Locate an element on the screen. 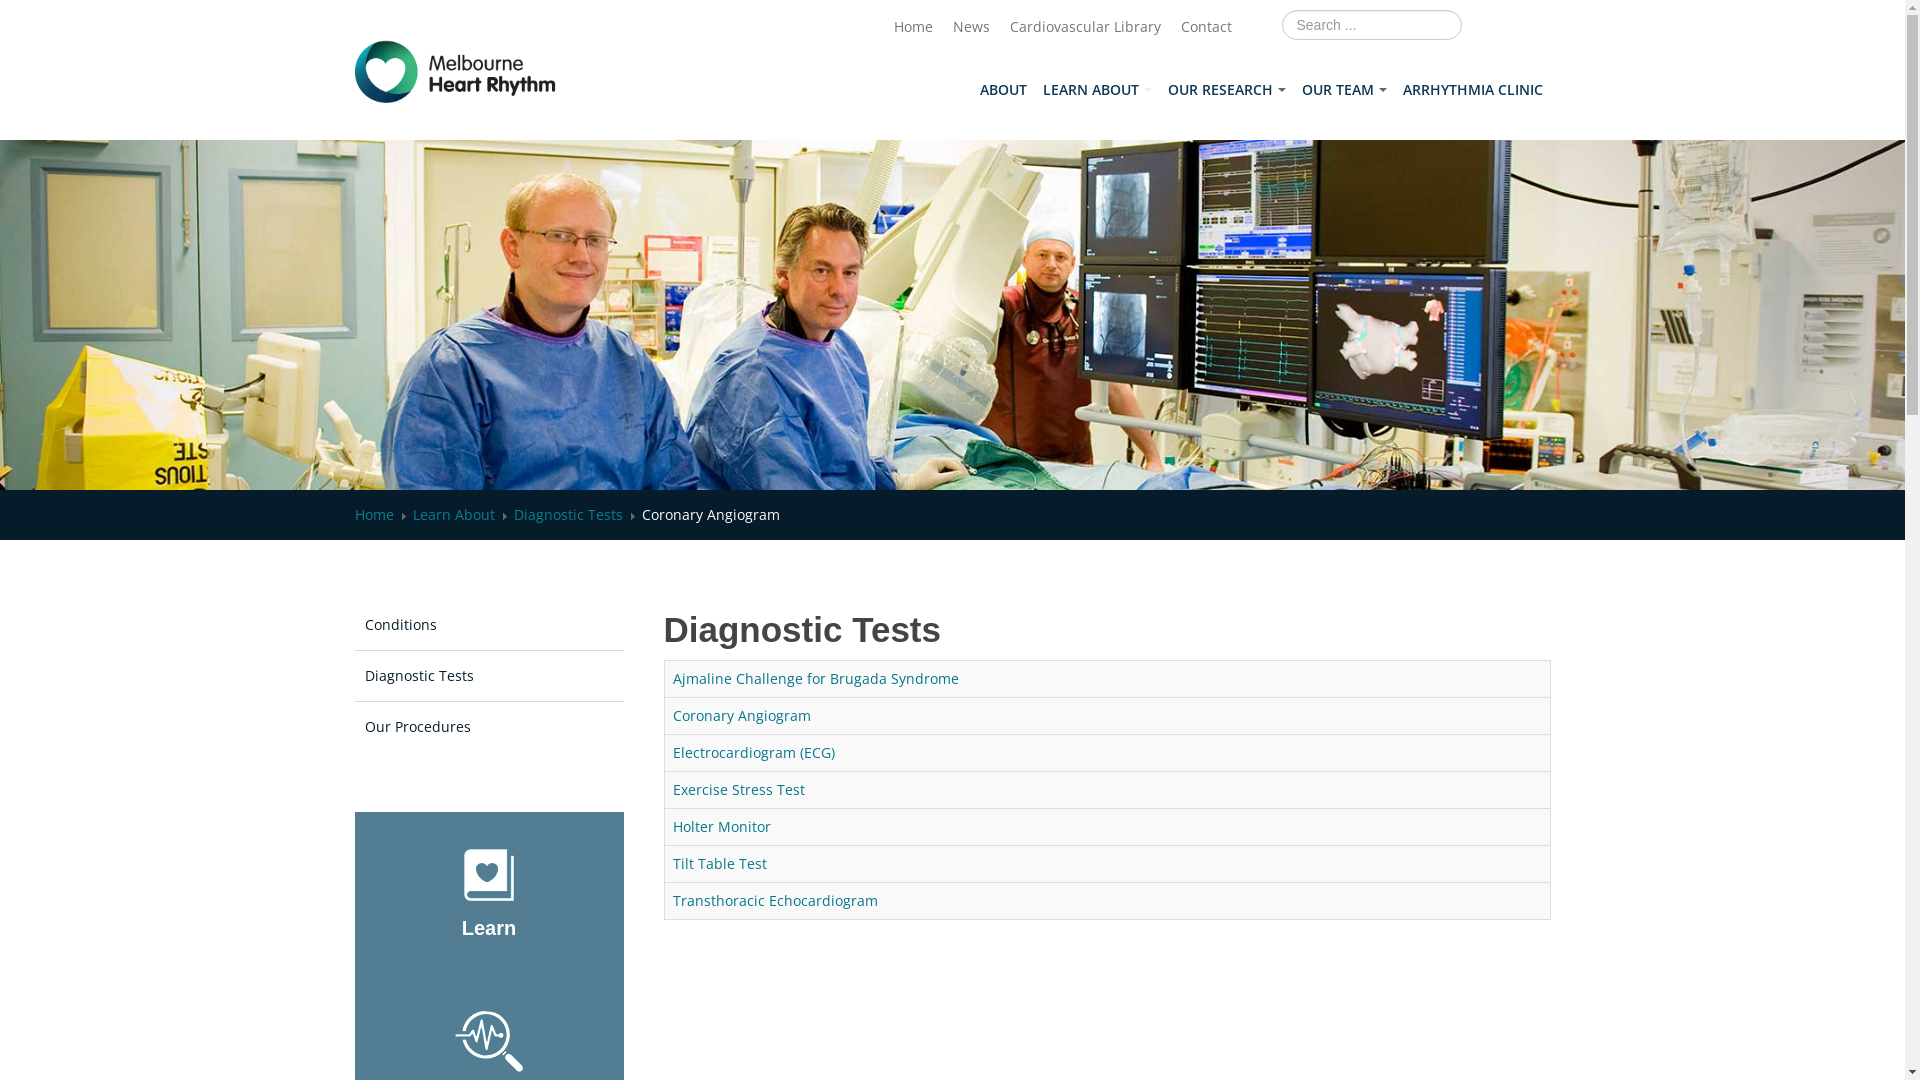 The height and width of the screenshot is (1080, 1920). 'Coronary Angiogram' is located at coordinates (739, 714).